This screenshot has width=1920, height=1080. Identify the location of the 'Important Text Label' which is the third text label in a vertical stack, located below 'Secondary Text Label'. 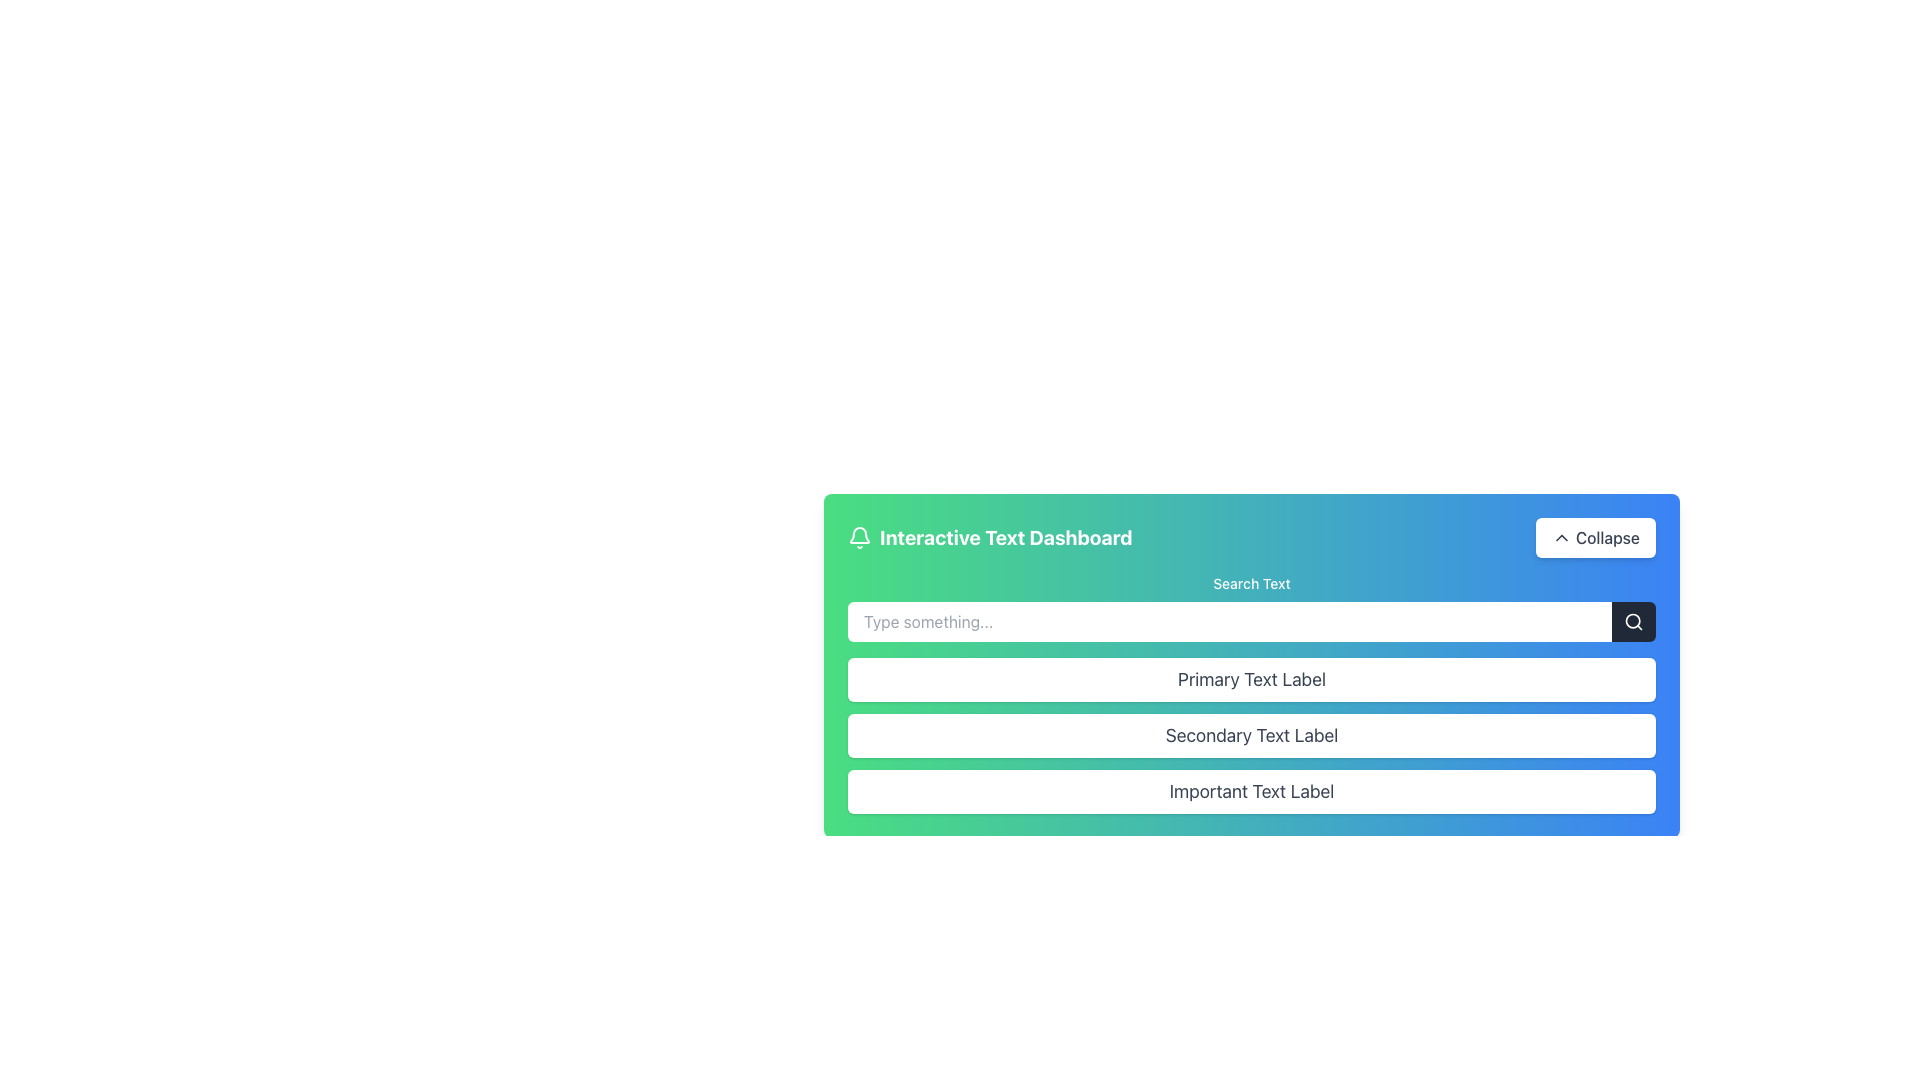
(1251, 790).